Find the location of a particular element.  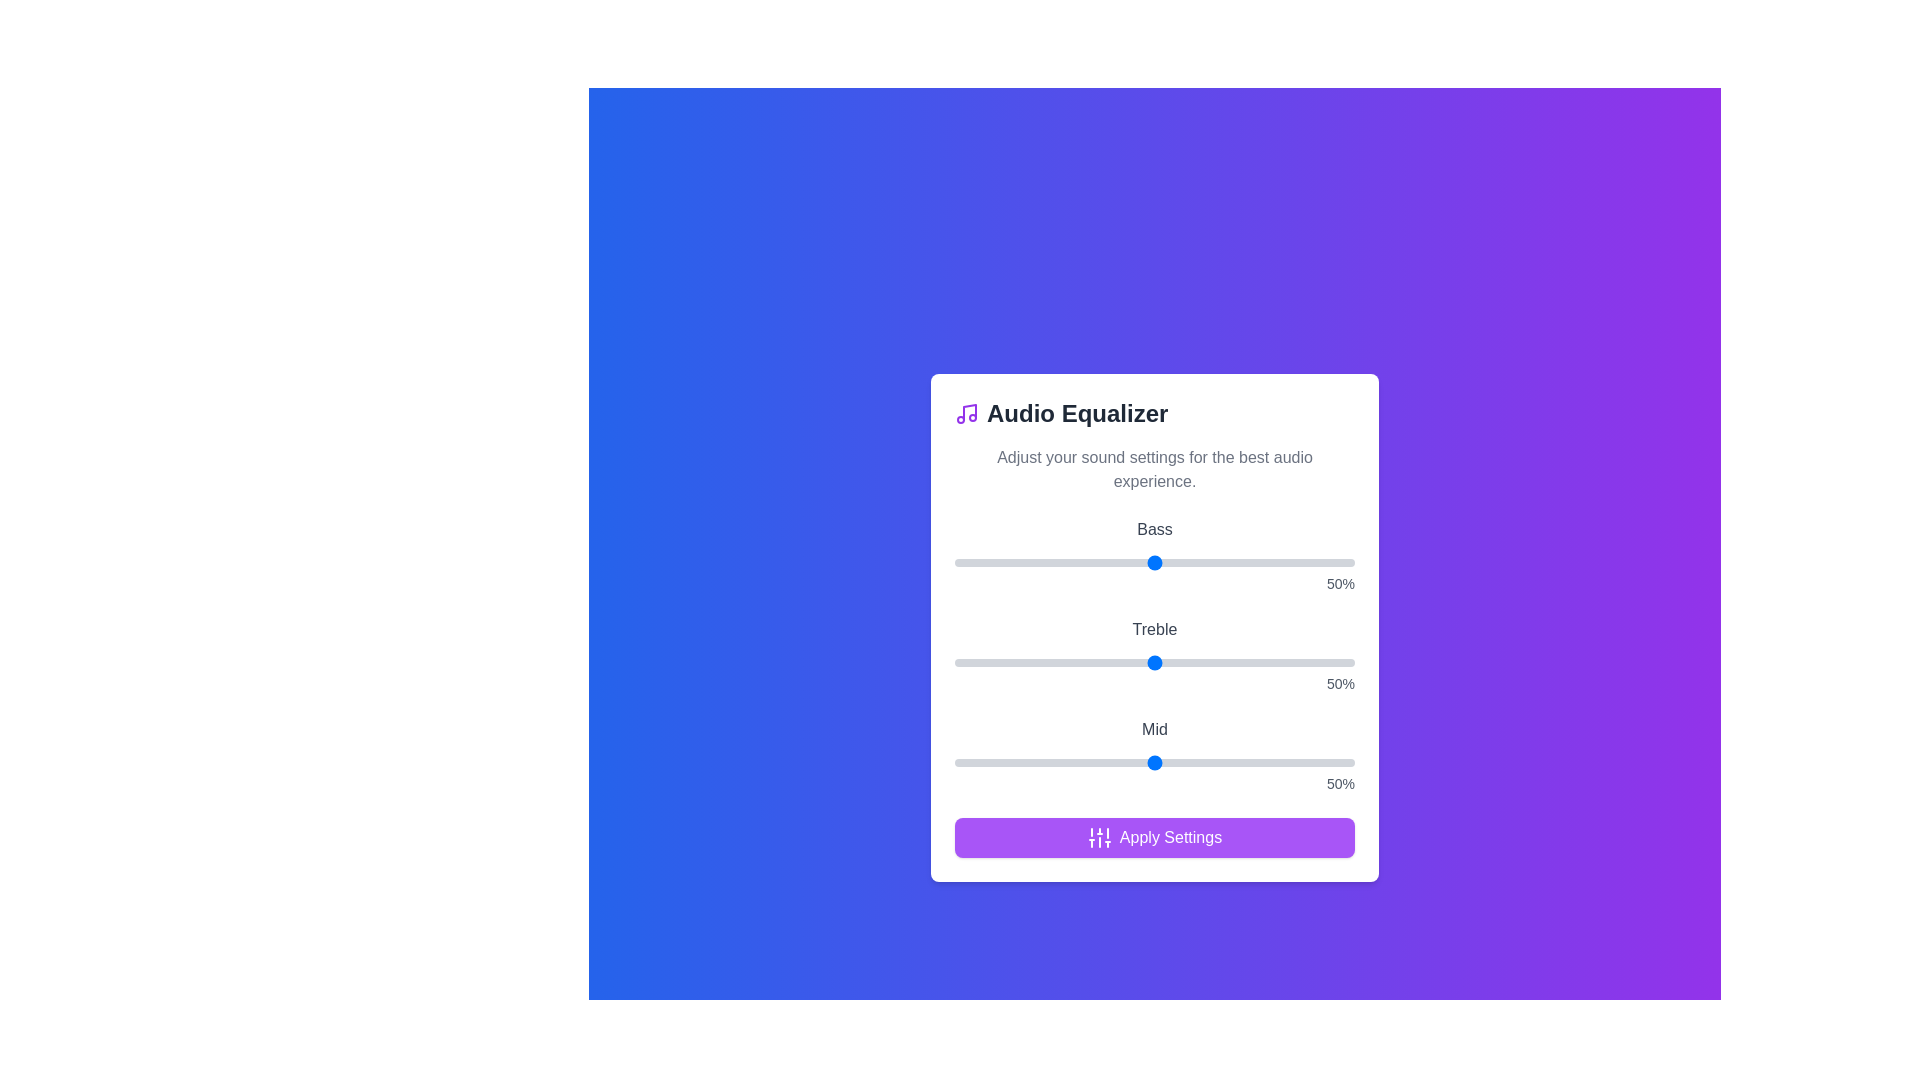

the treble slider to 8% is located at coordinates (987, 663).